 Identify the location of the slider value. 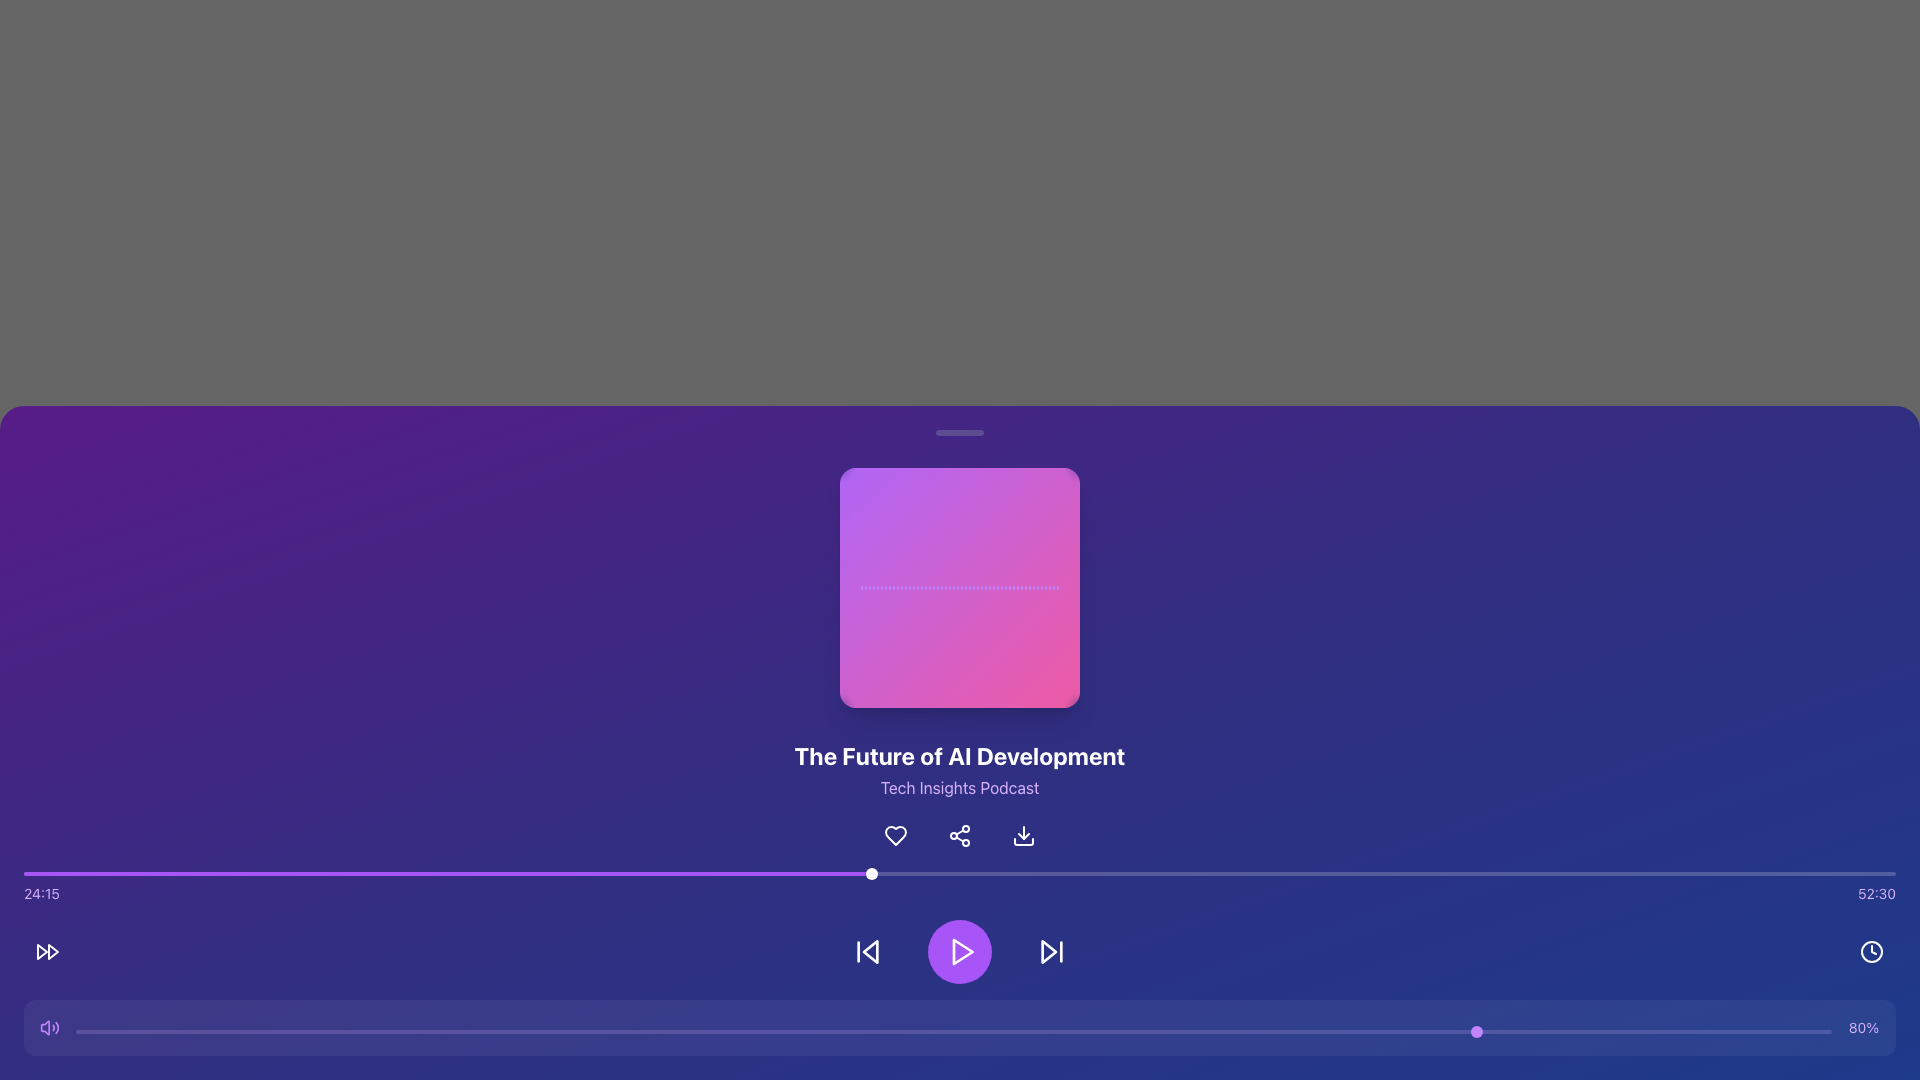
(250, 1032).